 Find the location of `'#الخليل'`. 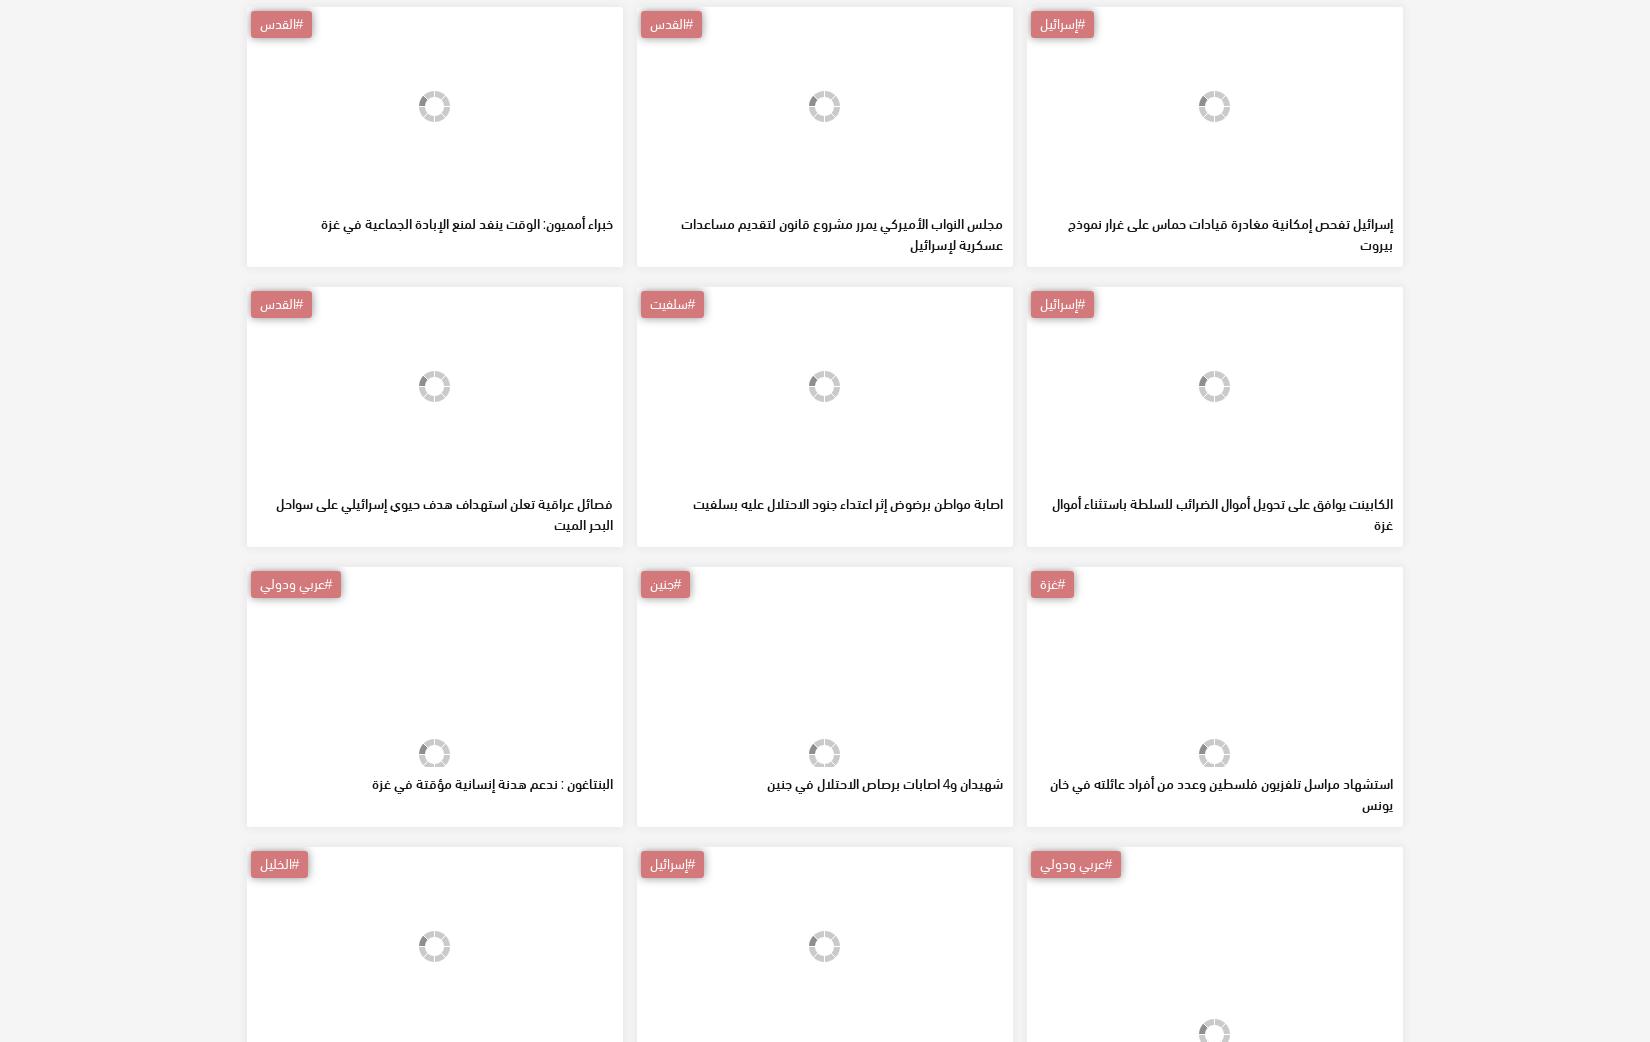

'#الخليل' is located at coordinates (279, 1007).